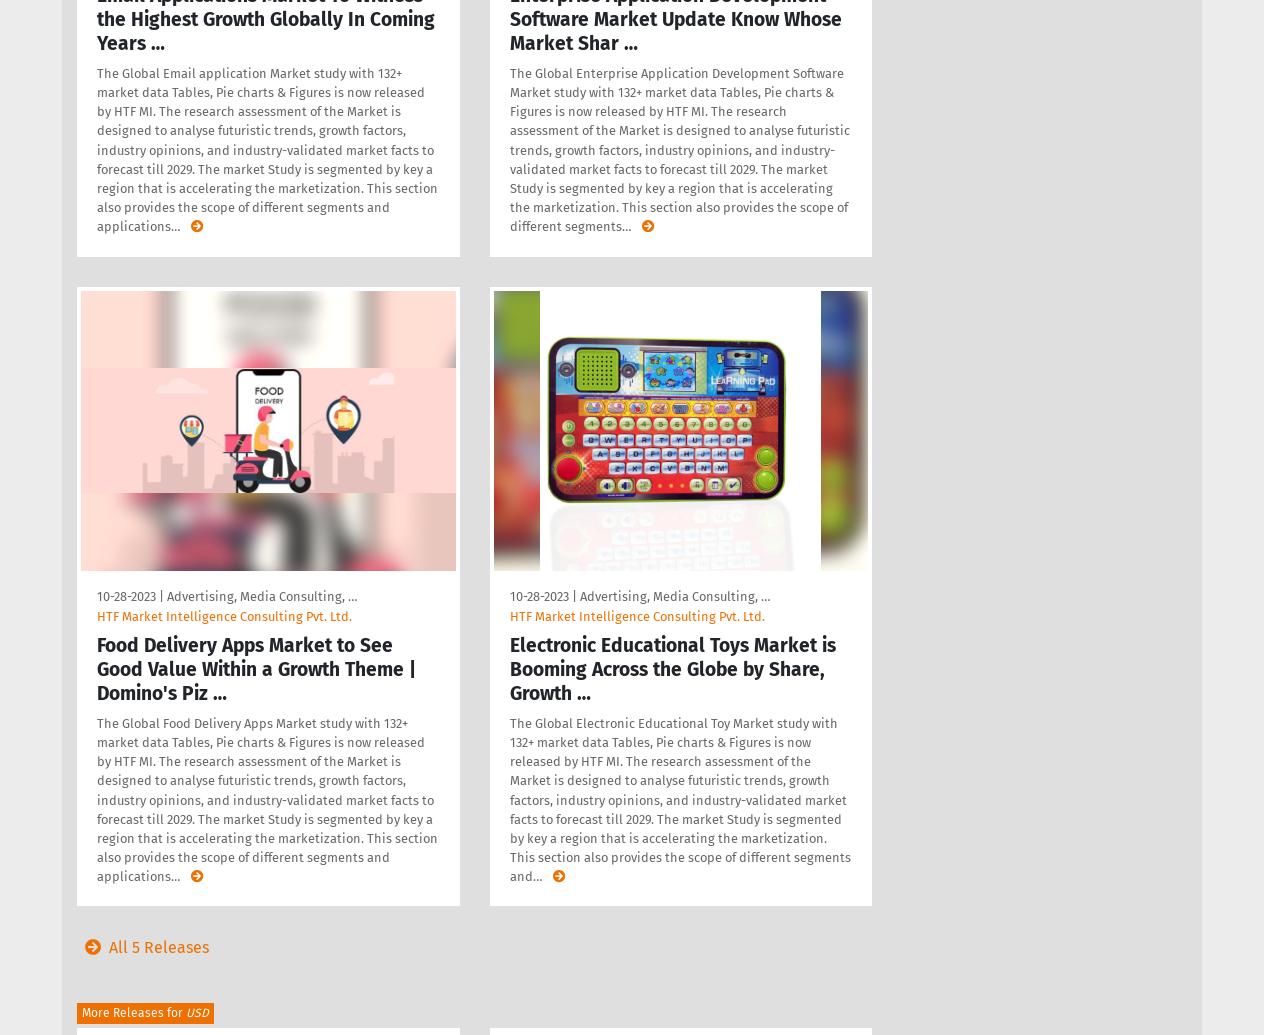 This screenshot has width=1264, height=1035. Describe the element at coordinates (678, 149) in the screenshot. I see `'The Global Enterprise Application Development Software Market study with 132+ market data Tables, Pie charts & Figures is now released by HTF MI. The research assessment of the Market is designed to analyse futuristic trends, growth factors, industry opinions, and industry-validated market facts to forecast till 2029. 
The market Study is segmented by key a region that is accelerating the marketization. This section also provides the scope of different segments'` at that location.